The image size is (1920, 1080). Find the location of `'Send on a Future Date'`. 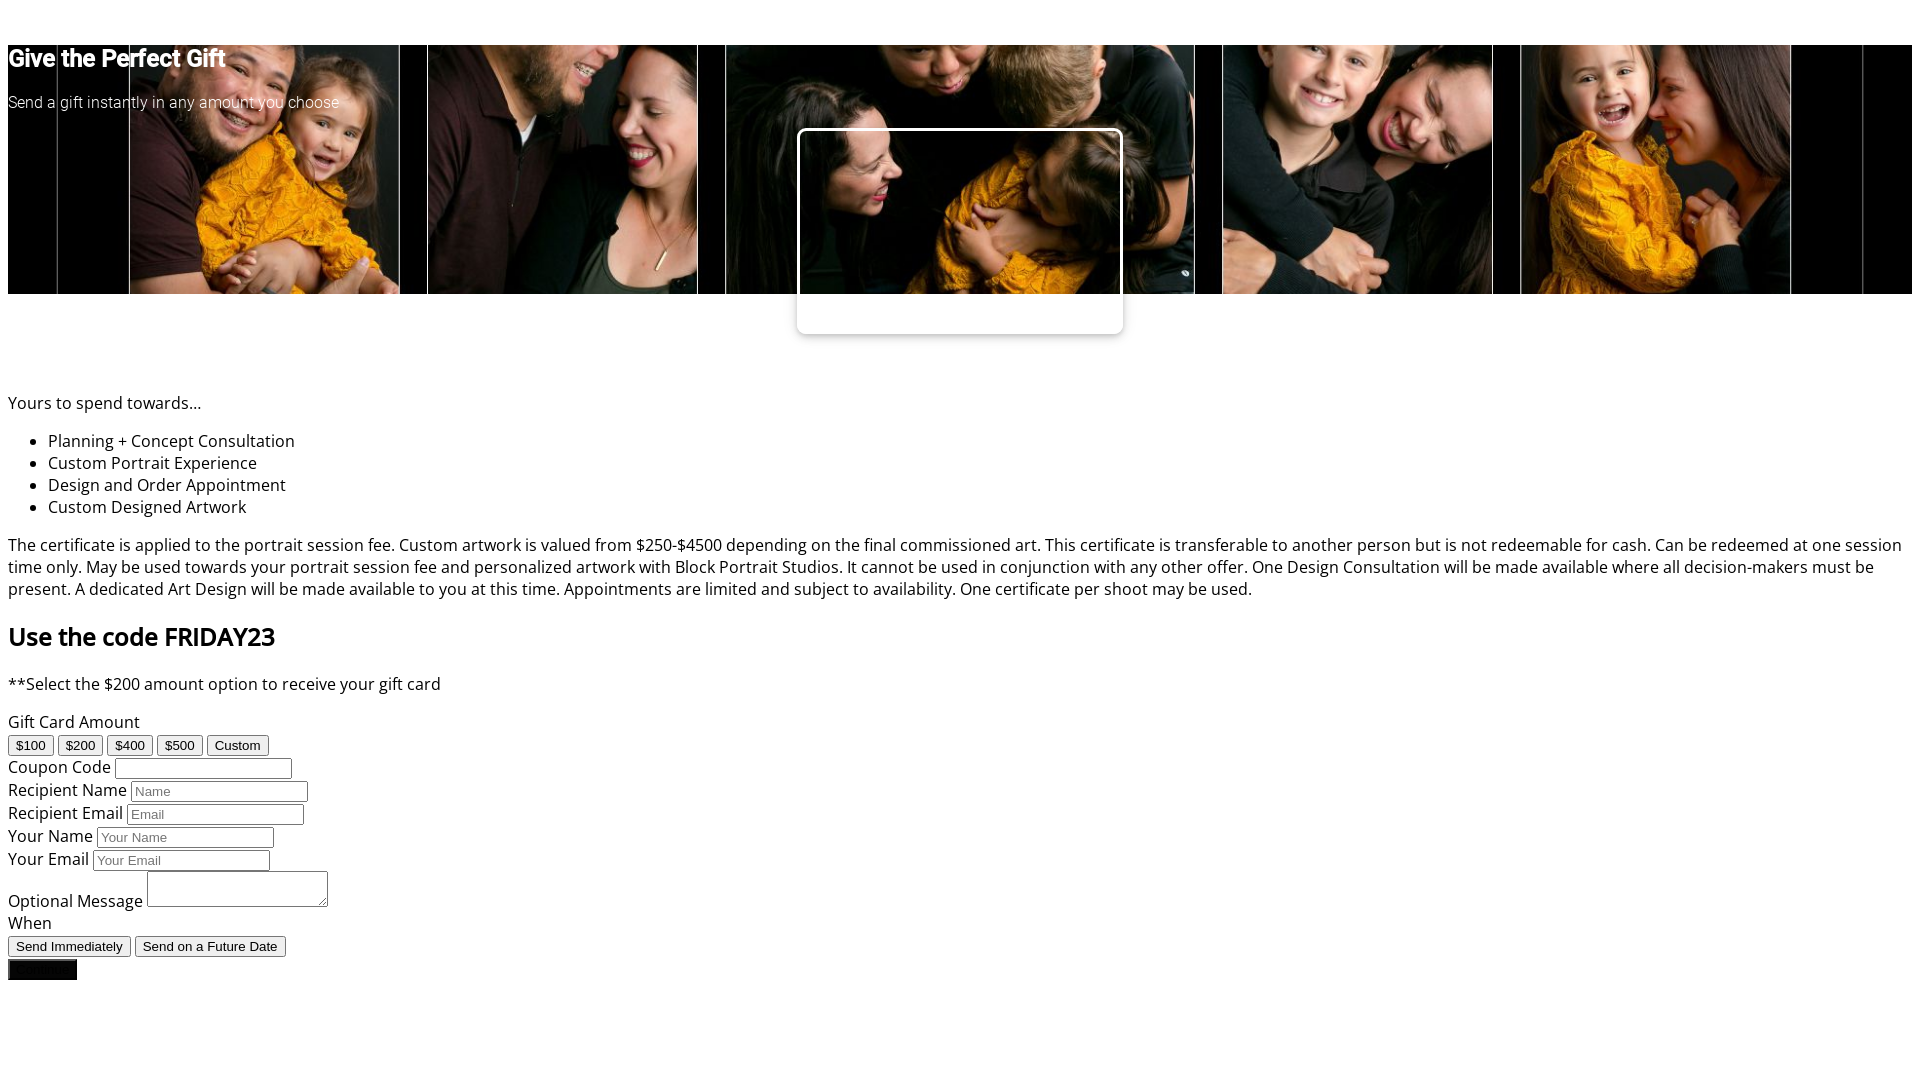

'Send on a Future Date' is located at coordinates (210, 945).